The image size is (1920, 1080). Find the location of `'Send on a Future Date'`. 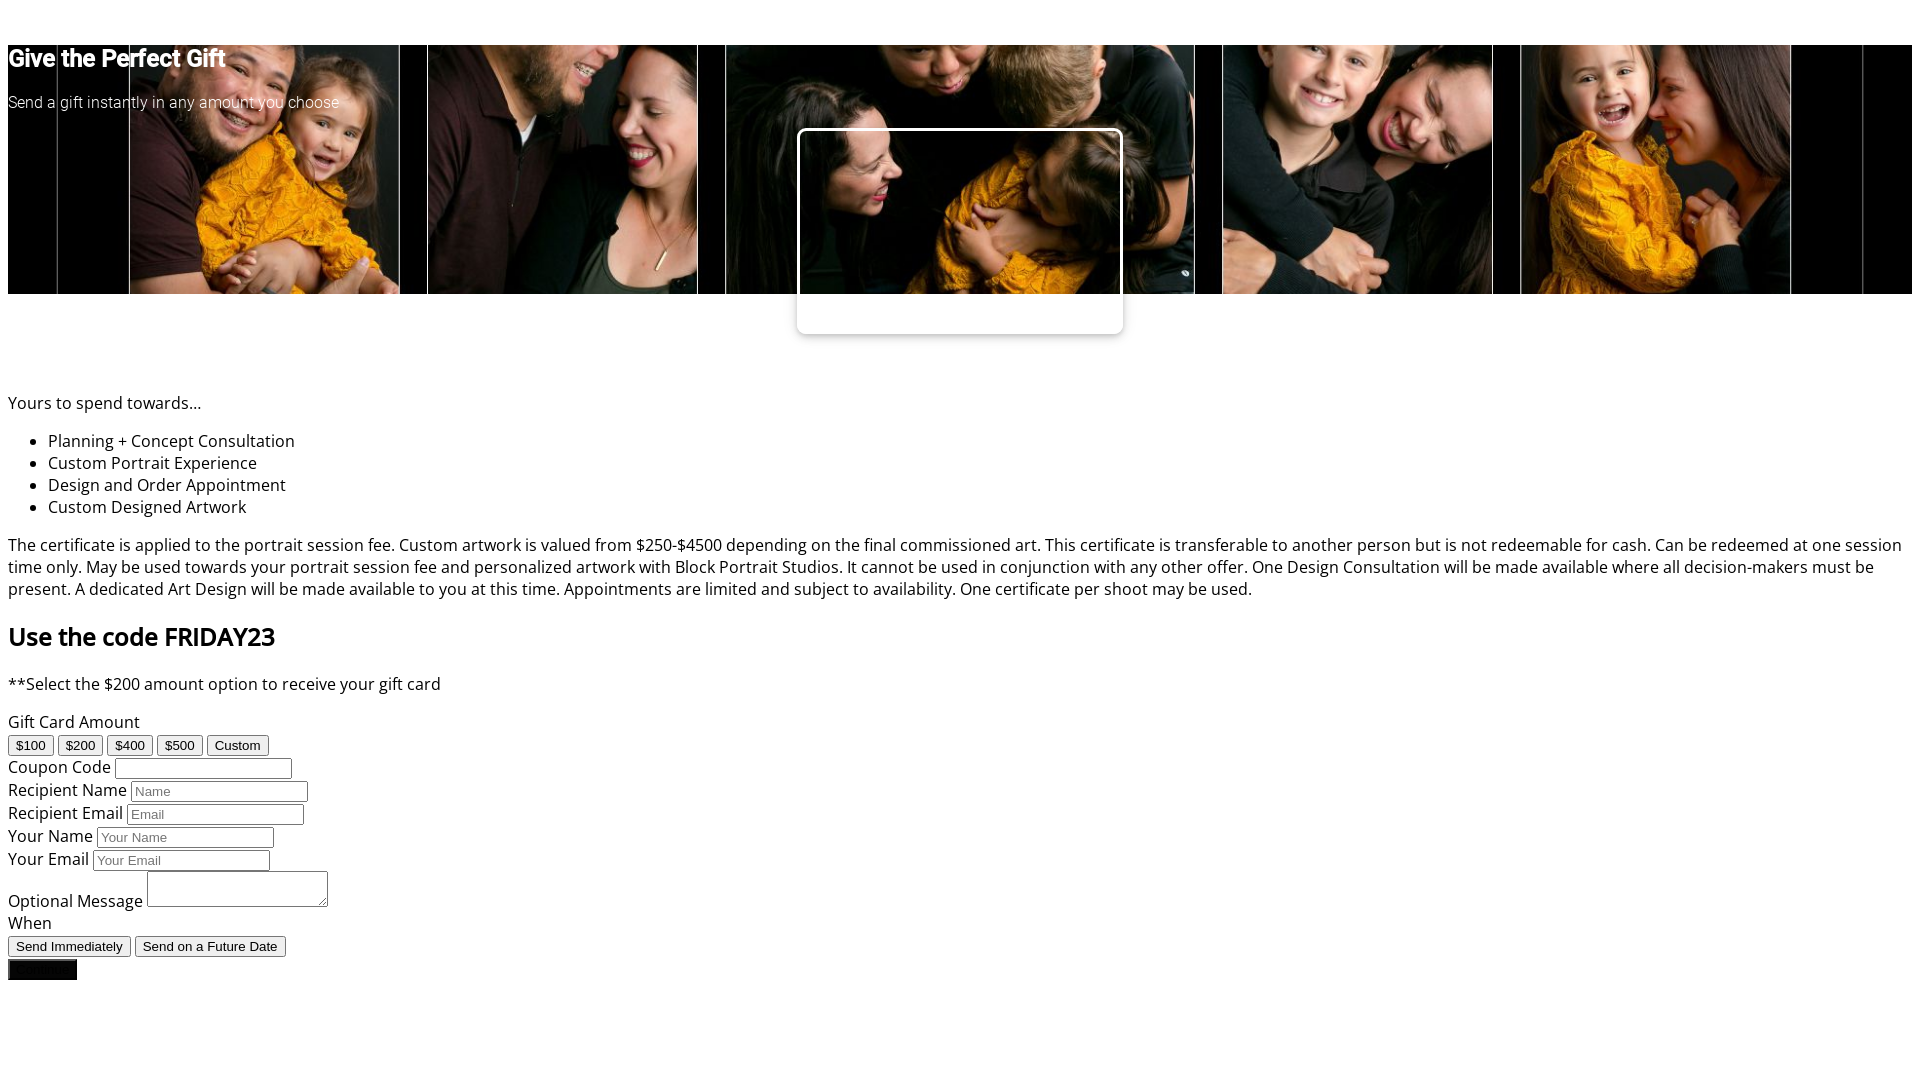

'Send on a Future Date' is located at coordinates (210, 945).